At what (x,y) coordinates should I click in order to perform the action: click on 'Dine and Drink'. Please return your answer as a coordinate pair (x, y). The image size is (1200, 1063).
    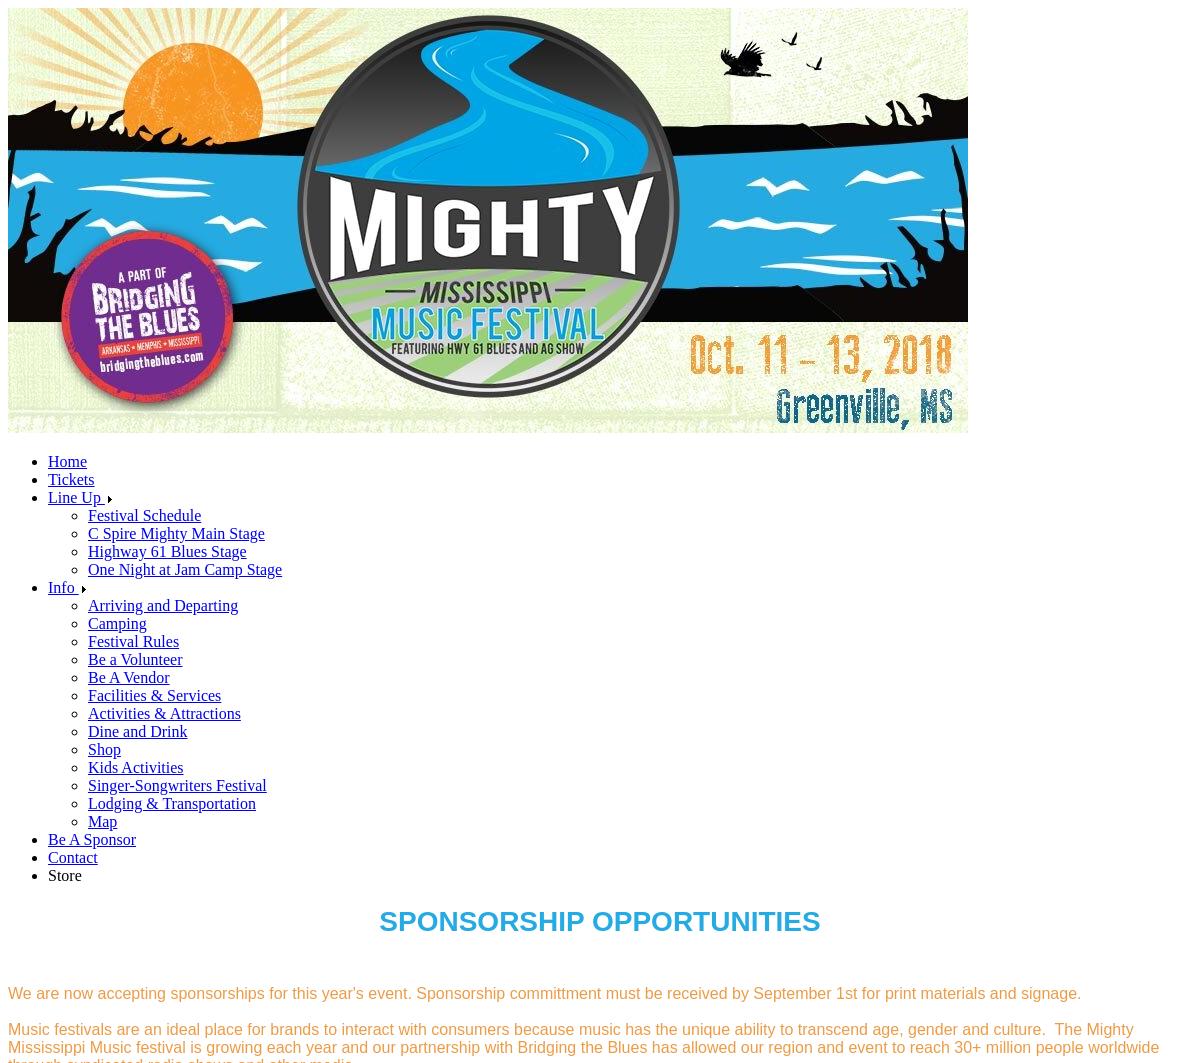
    Looking at the image, I should click on (137, 730).